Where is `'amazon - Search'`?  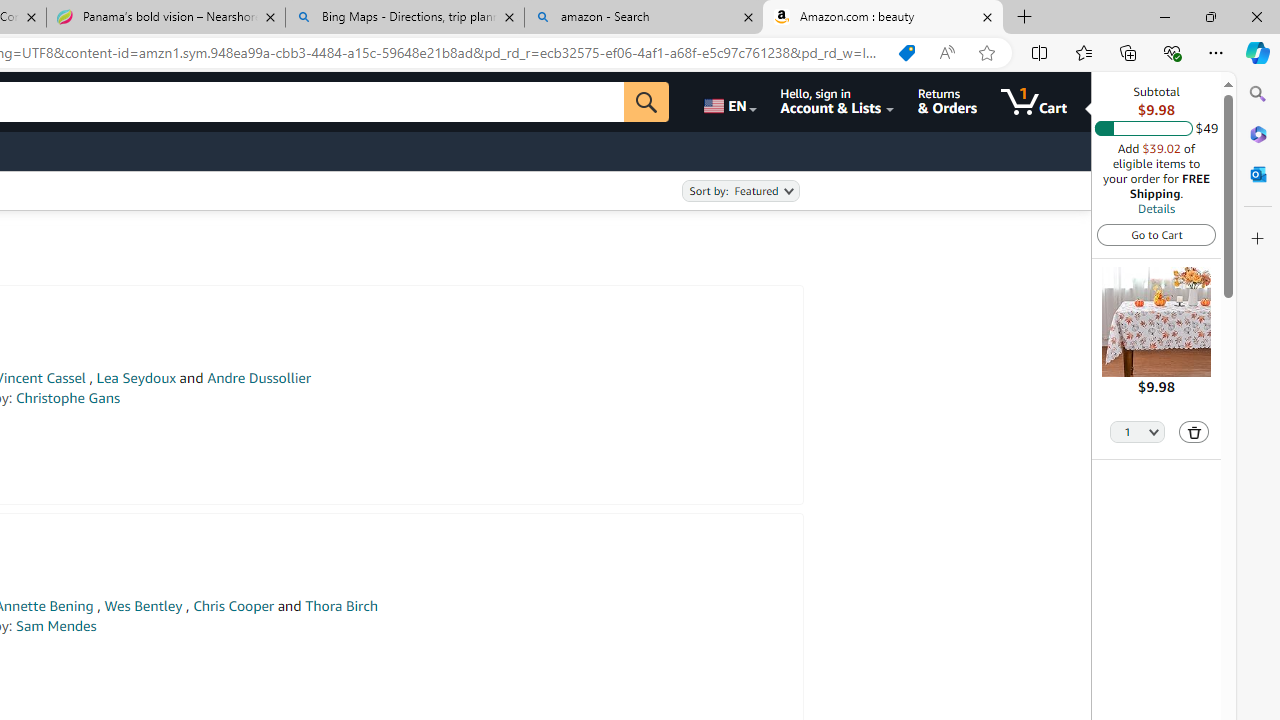 'amazon - Search' is located at coordinates (643, 17).